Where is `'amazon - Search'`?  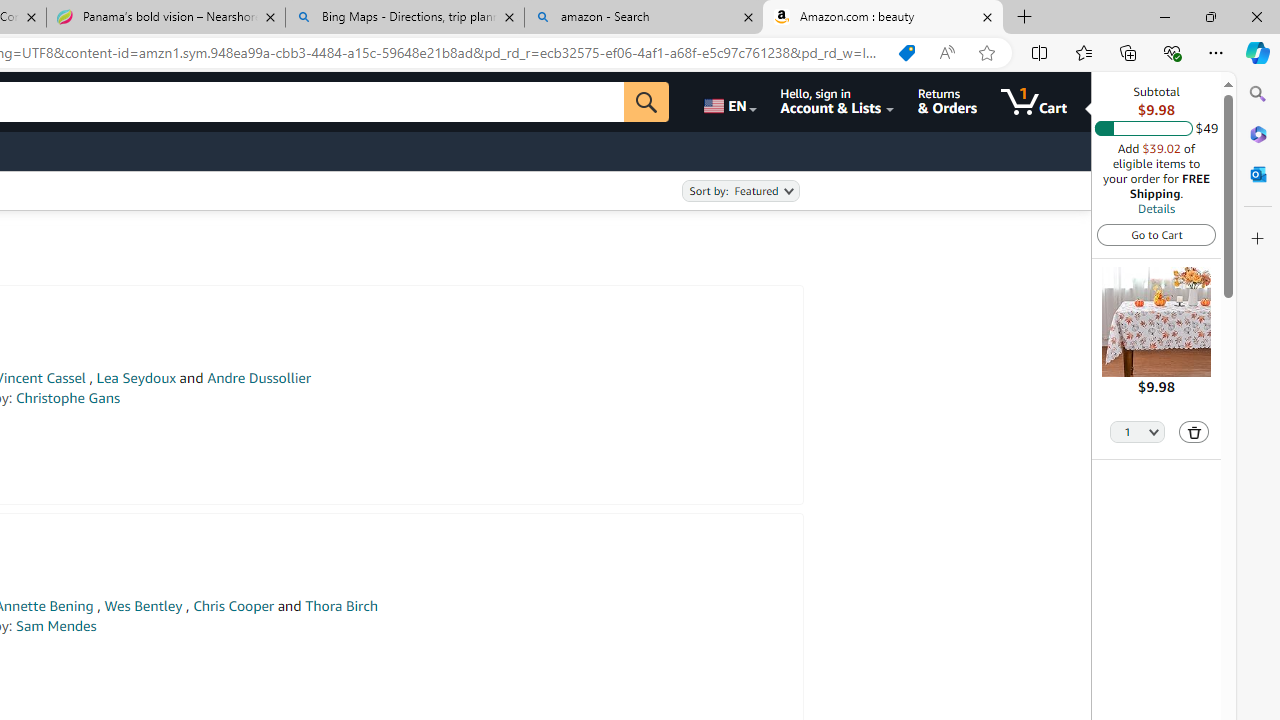 'amazon - Search' is located at coordinates (643, 17).